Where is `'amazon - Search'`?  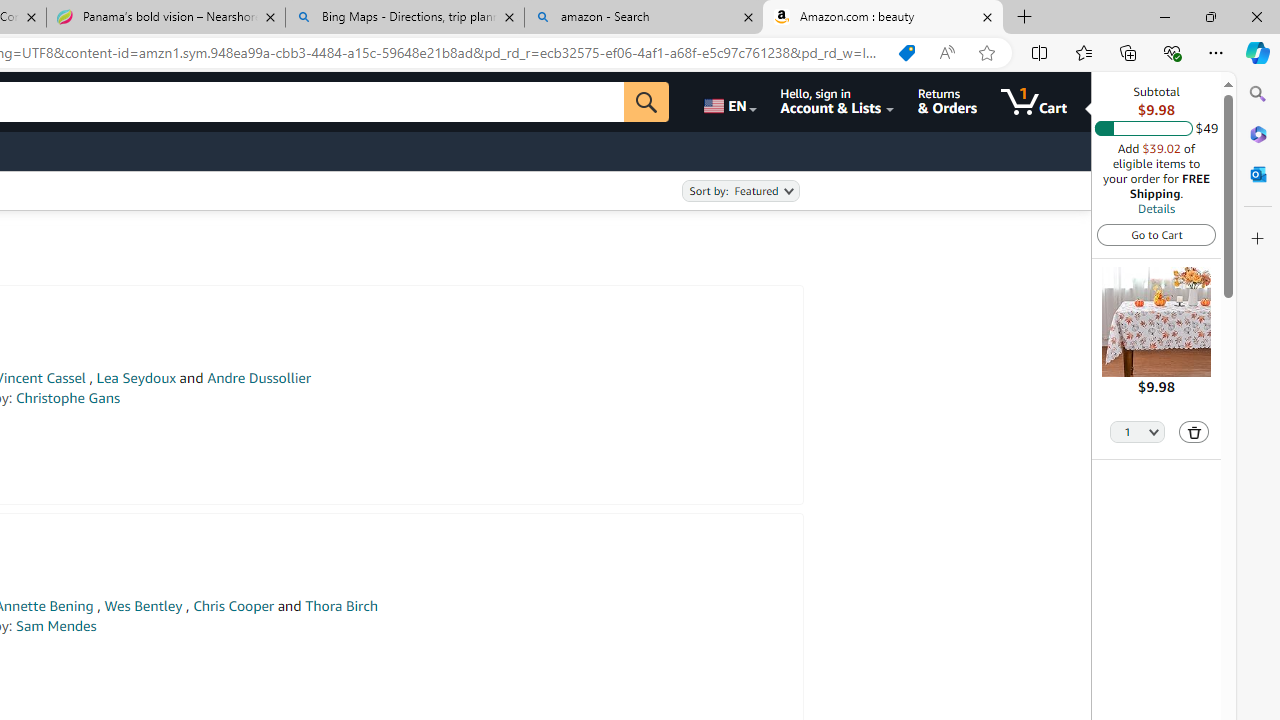 'amazon - Search' is located at coordinates (643, 17).